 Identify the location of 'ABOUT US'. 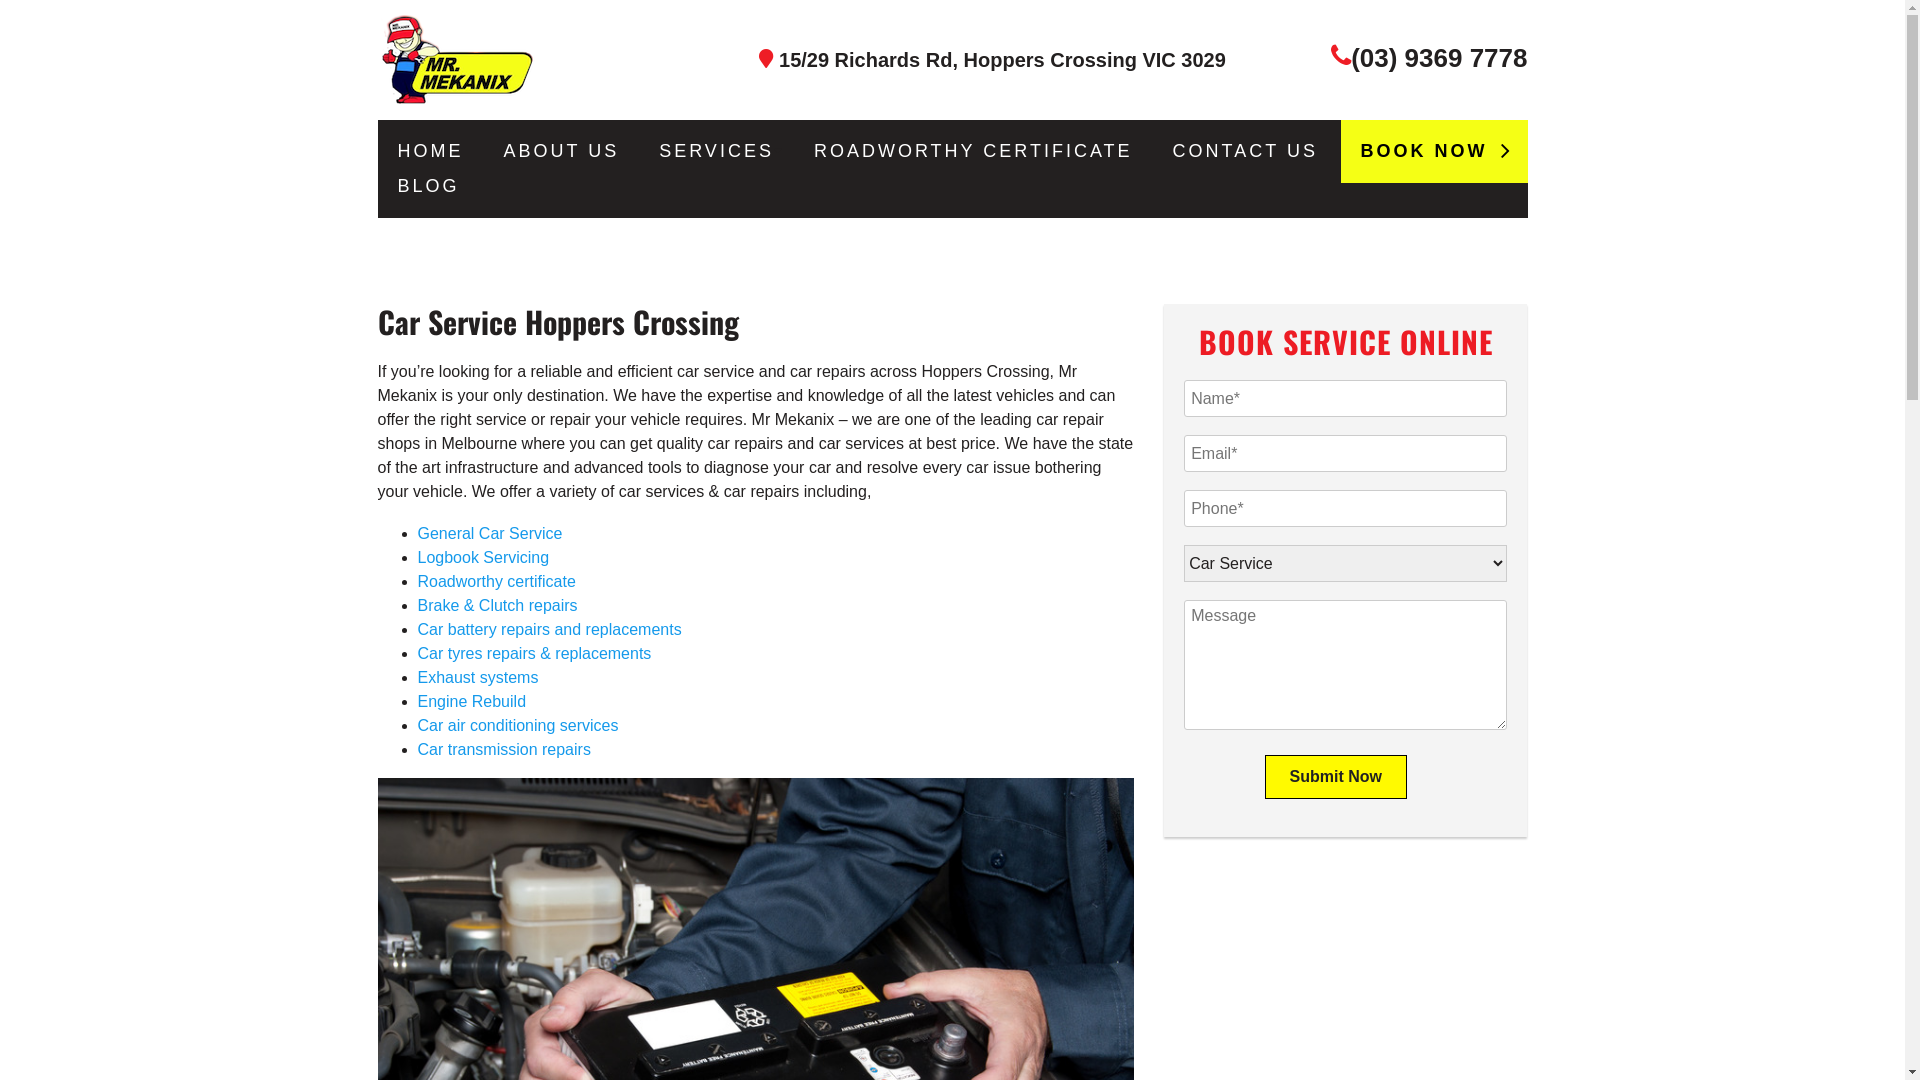
(504, 150).